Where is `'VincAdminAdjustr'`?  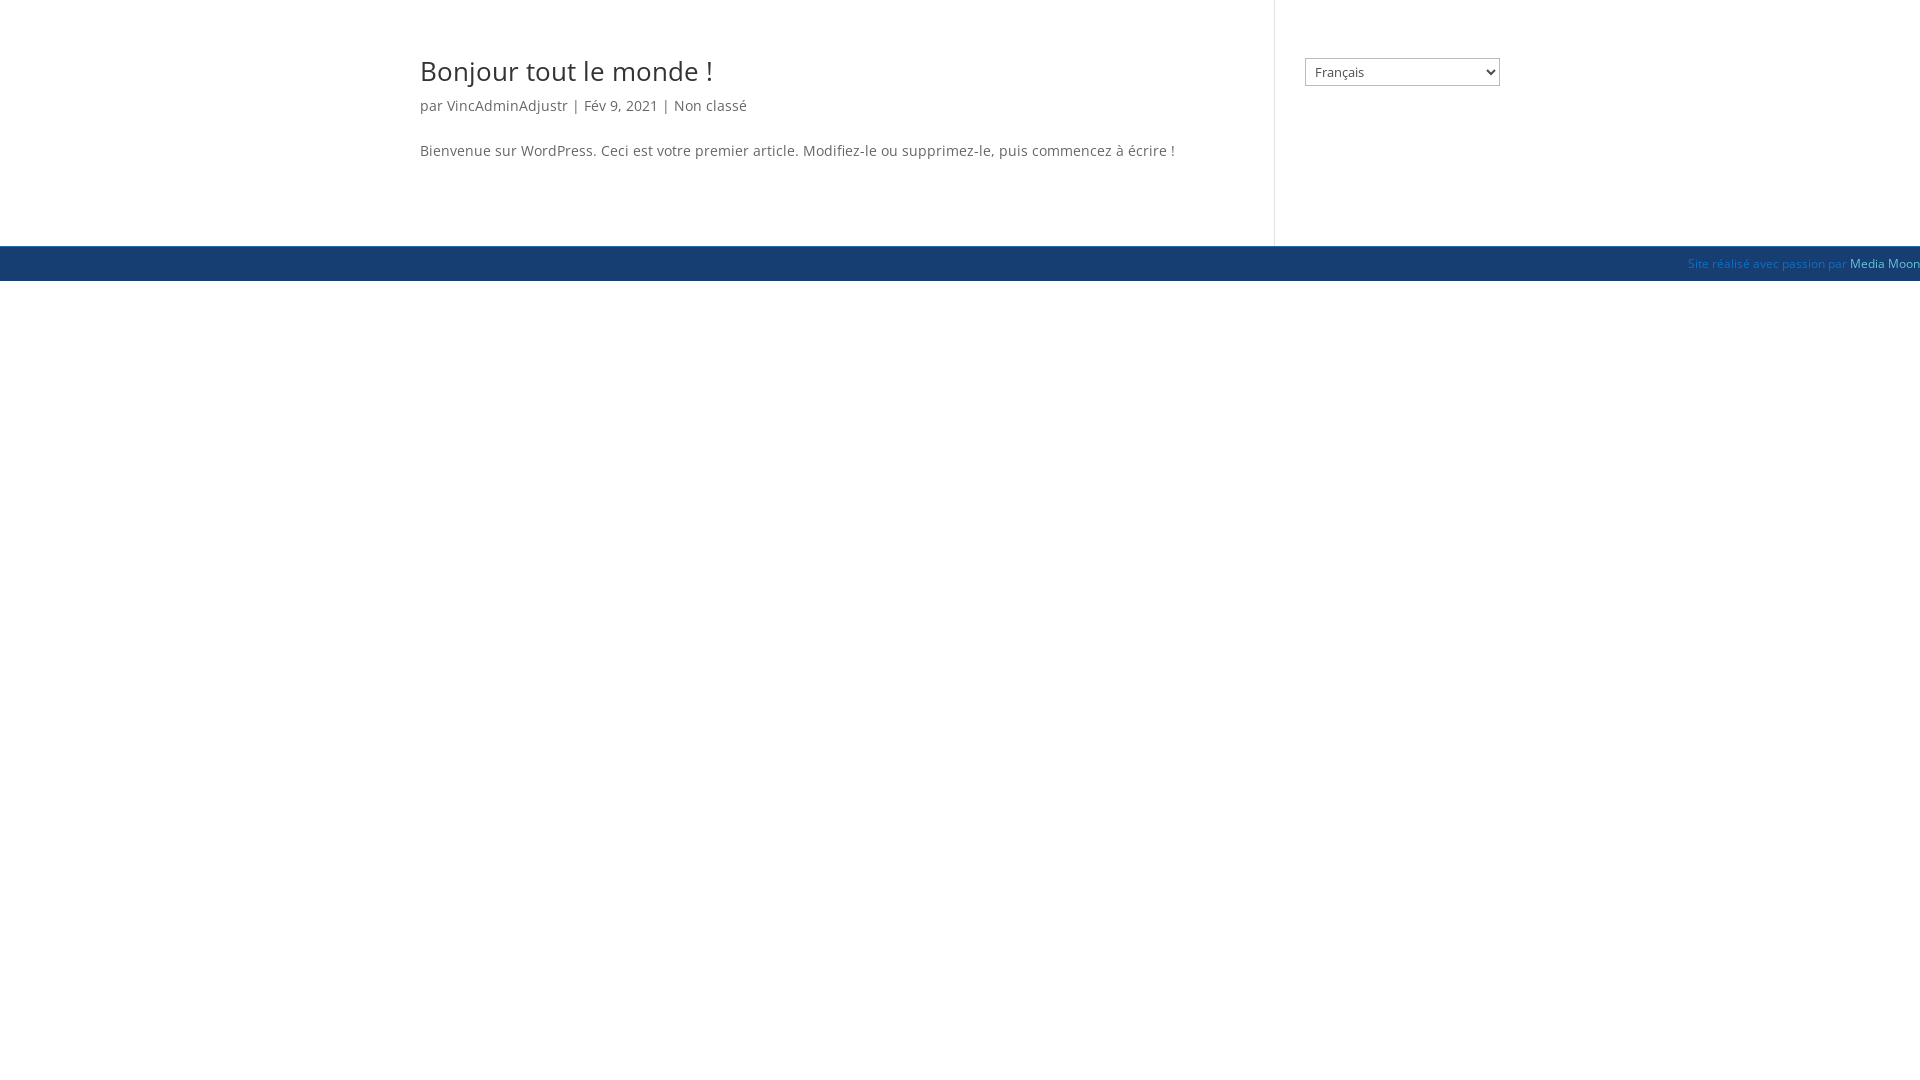
'VincAdminAdjustr' is located at coordinates (507, 105).